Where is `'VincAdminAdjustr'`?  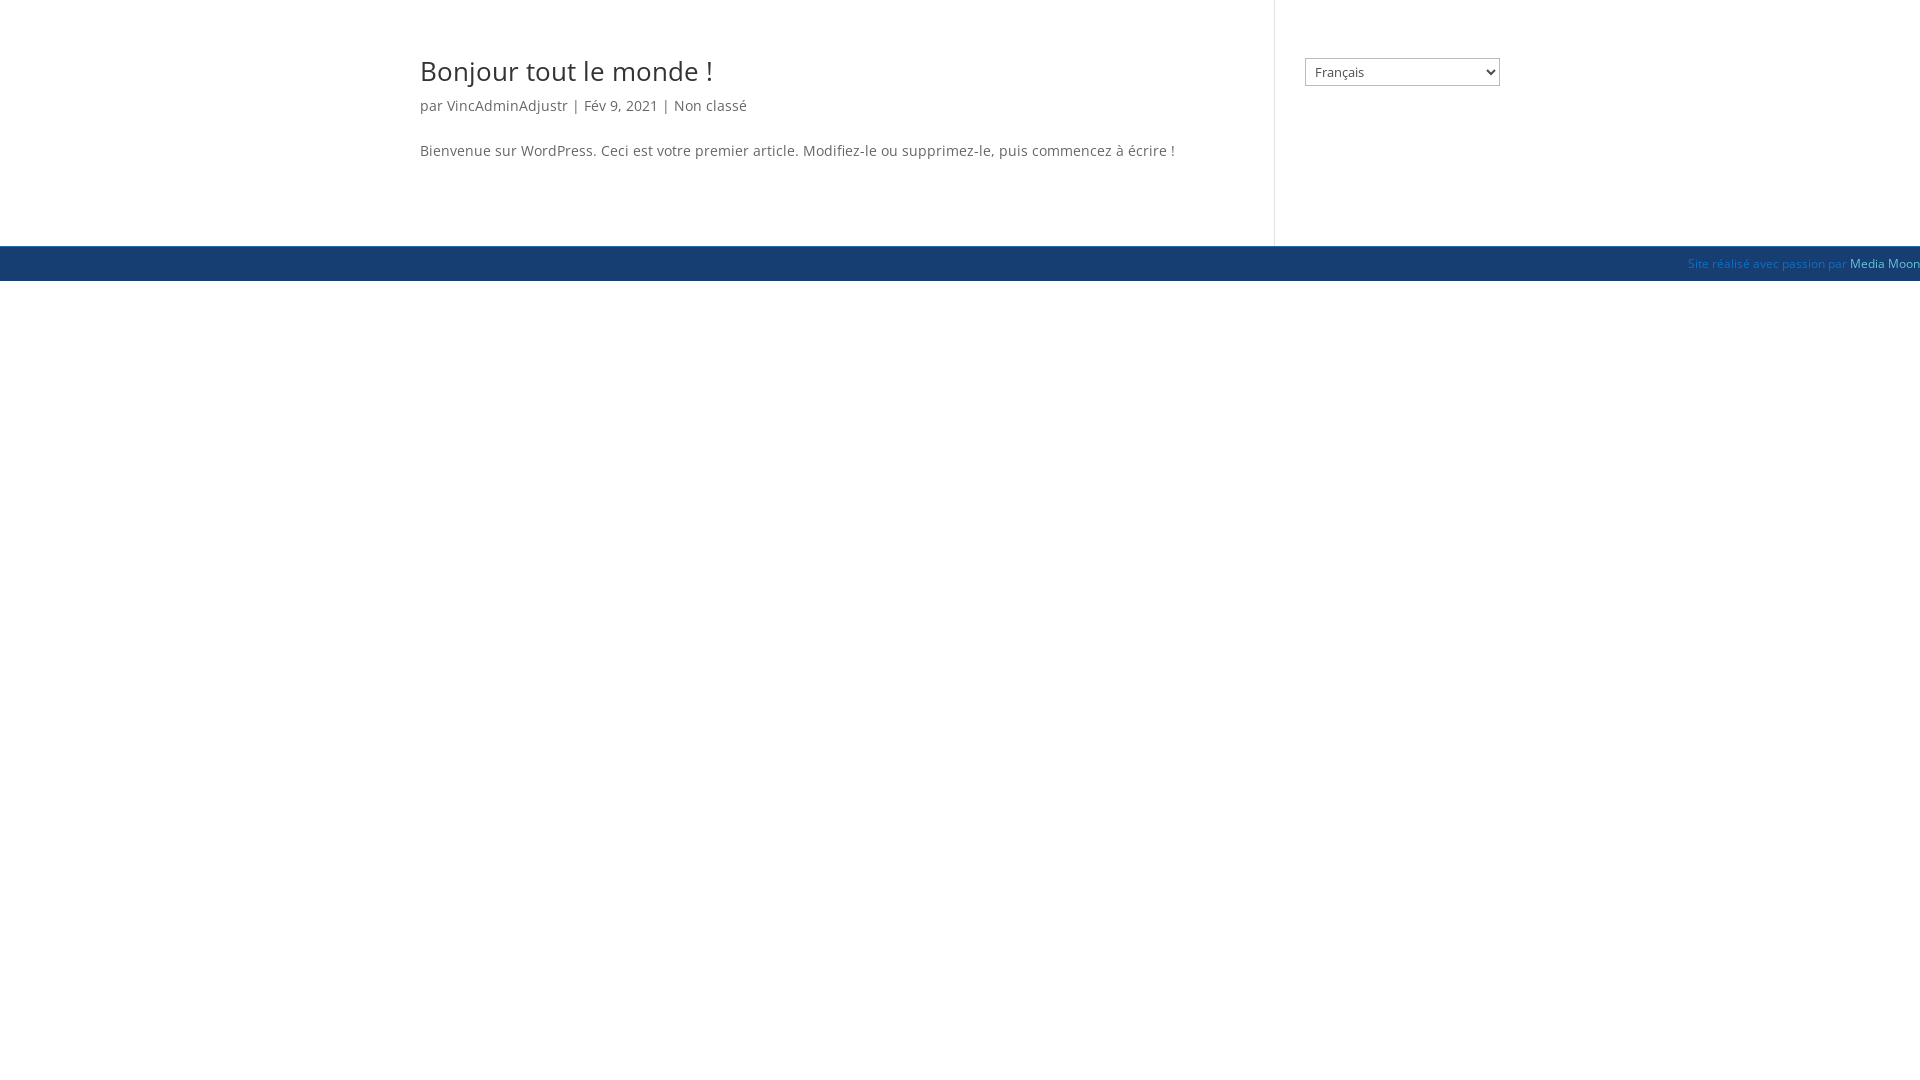
'VincAdminAdjustr' is located at coordinates (507, 105).